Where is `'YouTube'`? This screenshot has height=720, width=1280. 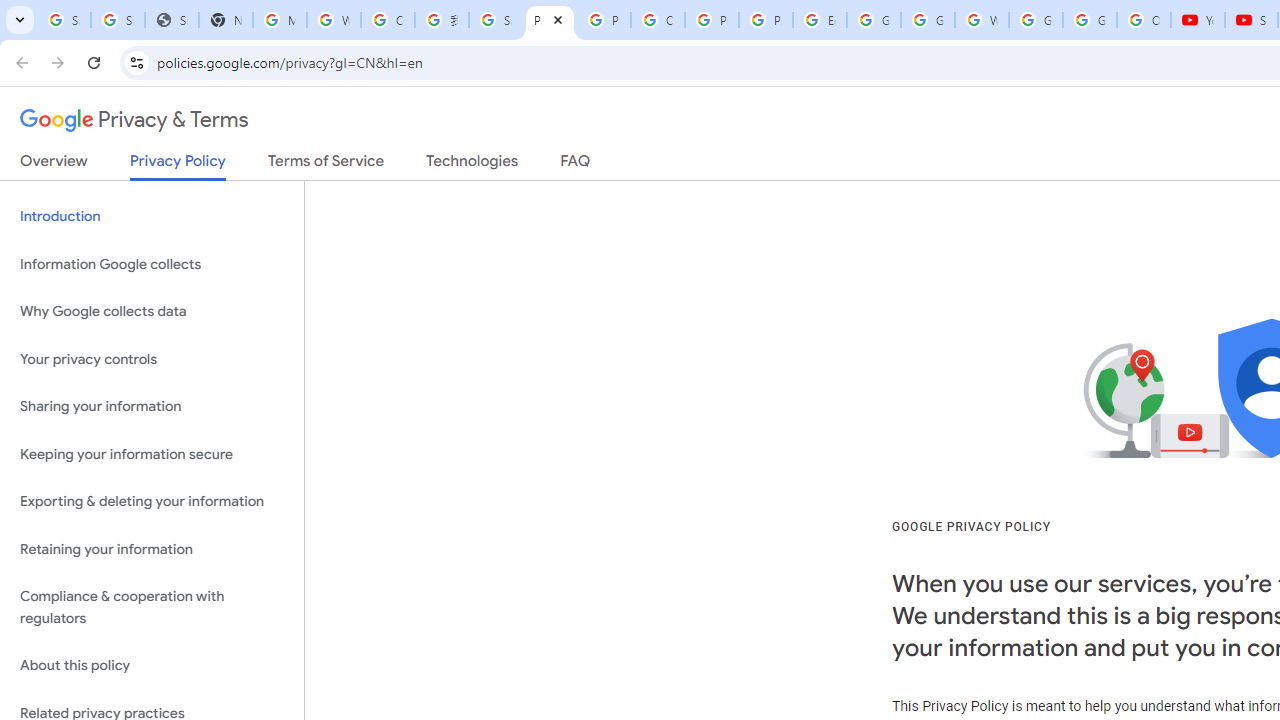 'YouTube' is located at coordinates (1198, 20).